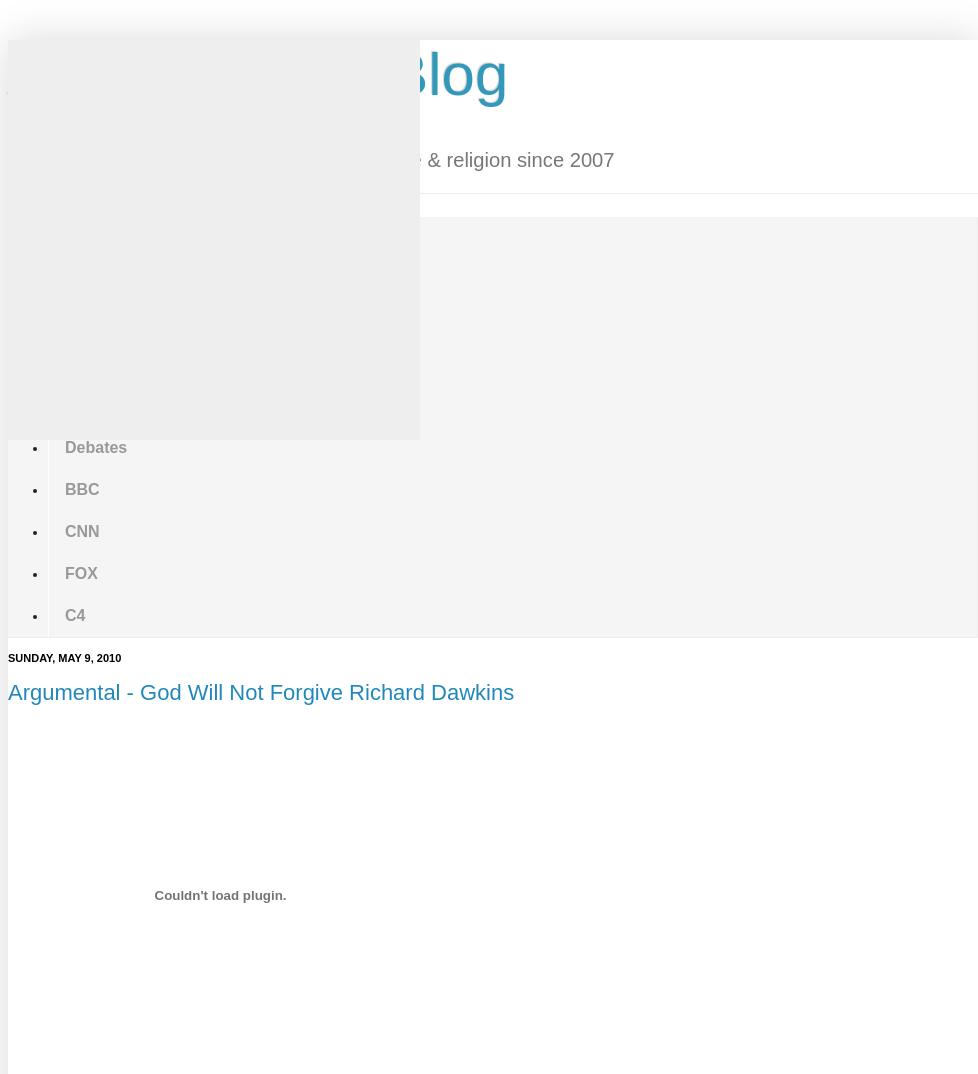 The image size is (978, 1074). I want to click on 'Argumental - God Will Not Forgive Richard Dawkins', so click(260, 691).